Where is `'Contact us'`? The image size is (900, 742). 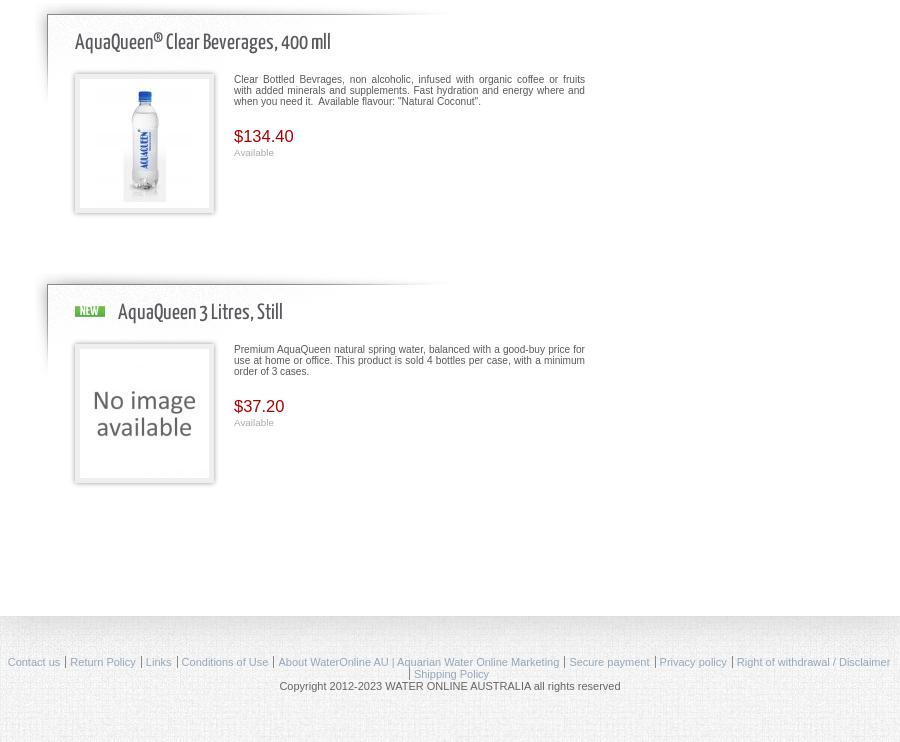
'Contact us' is located at coordinates (32, 659).